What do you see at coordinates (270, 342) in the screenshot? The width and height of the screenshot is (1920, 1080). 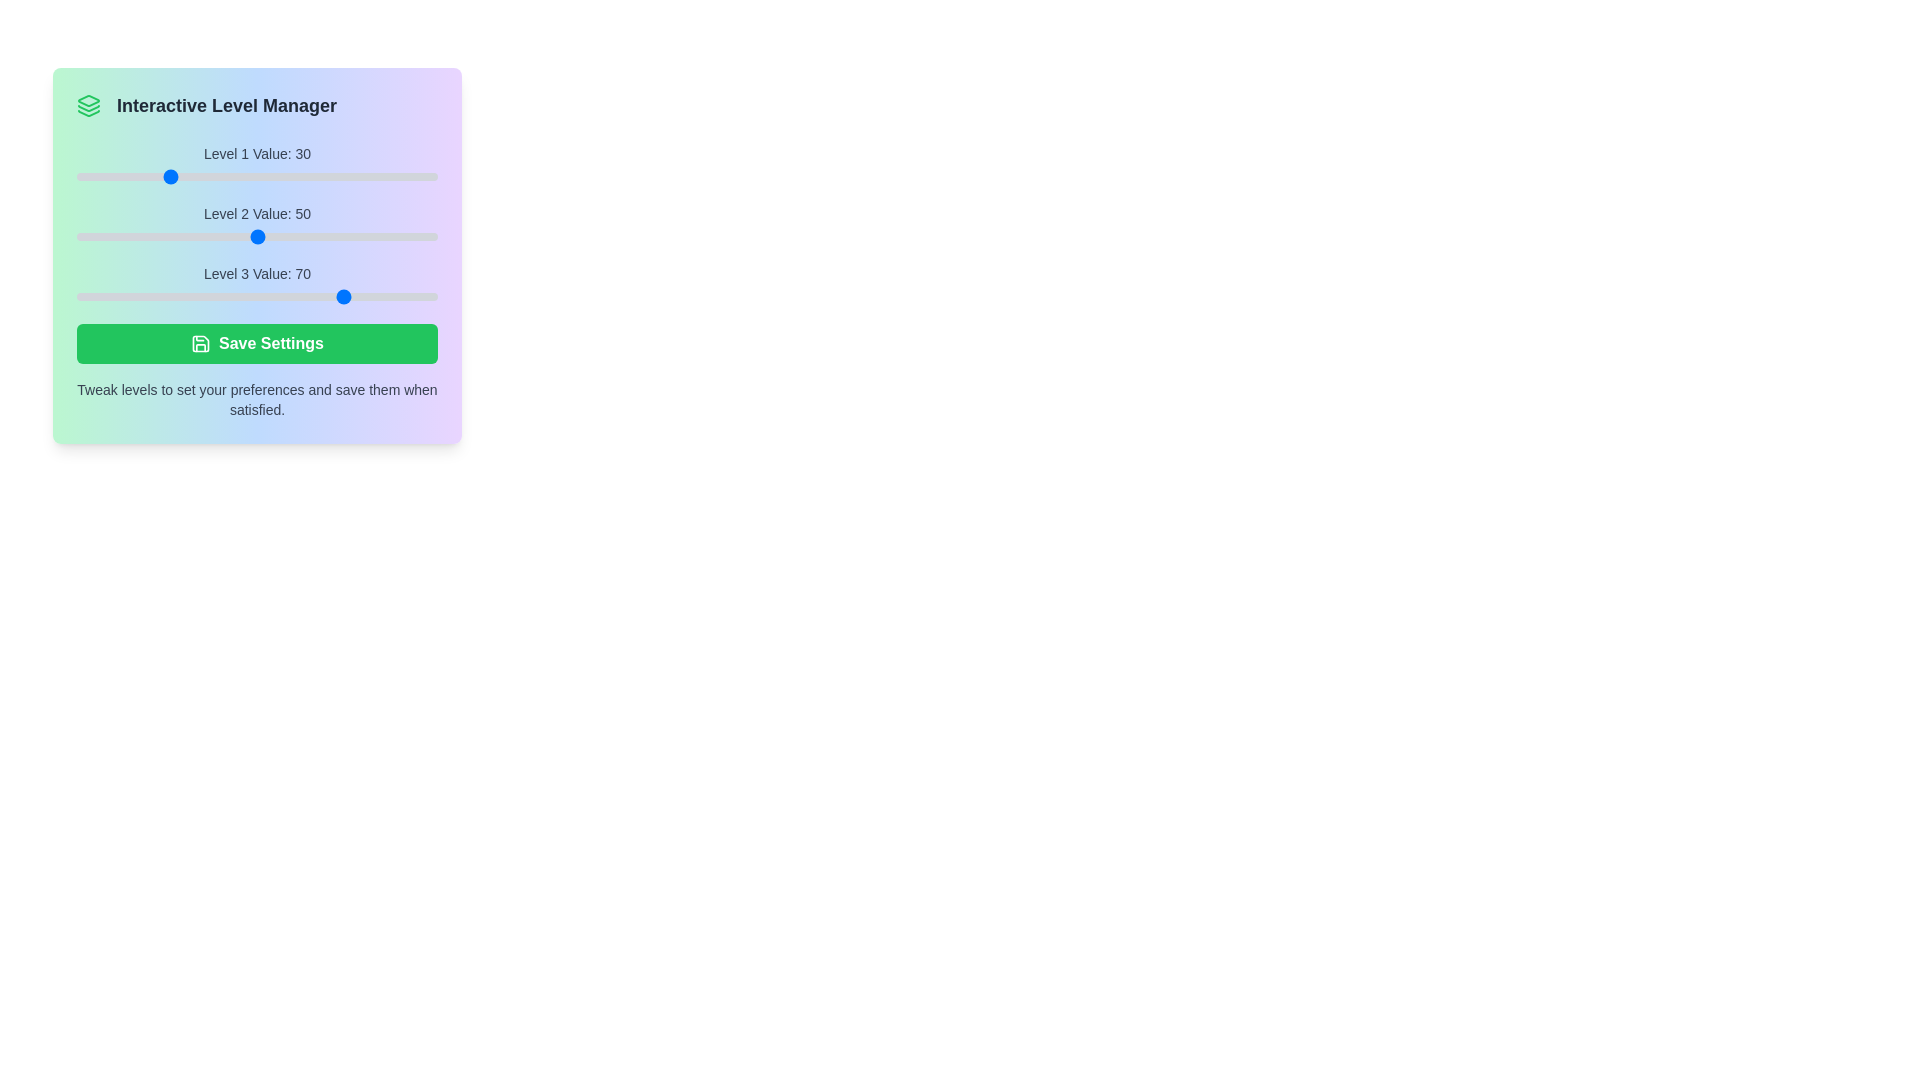 I see `the 'Save Settings' text within the green button` at bounding box center [270, 342].